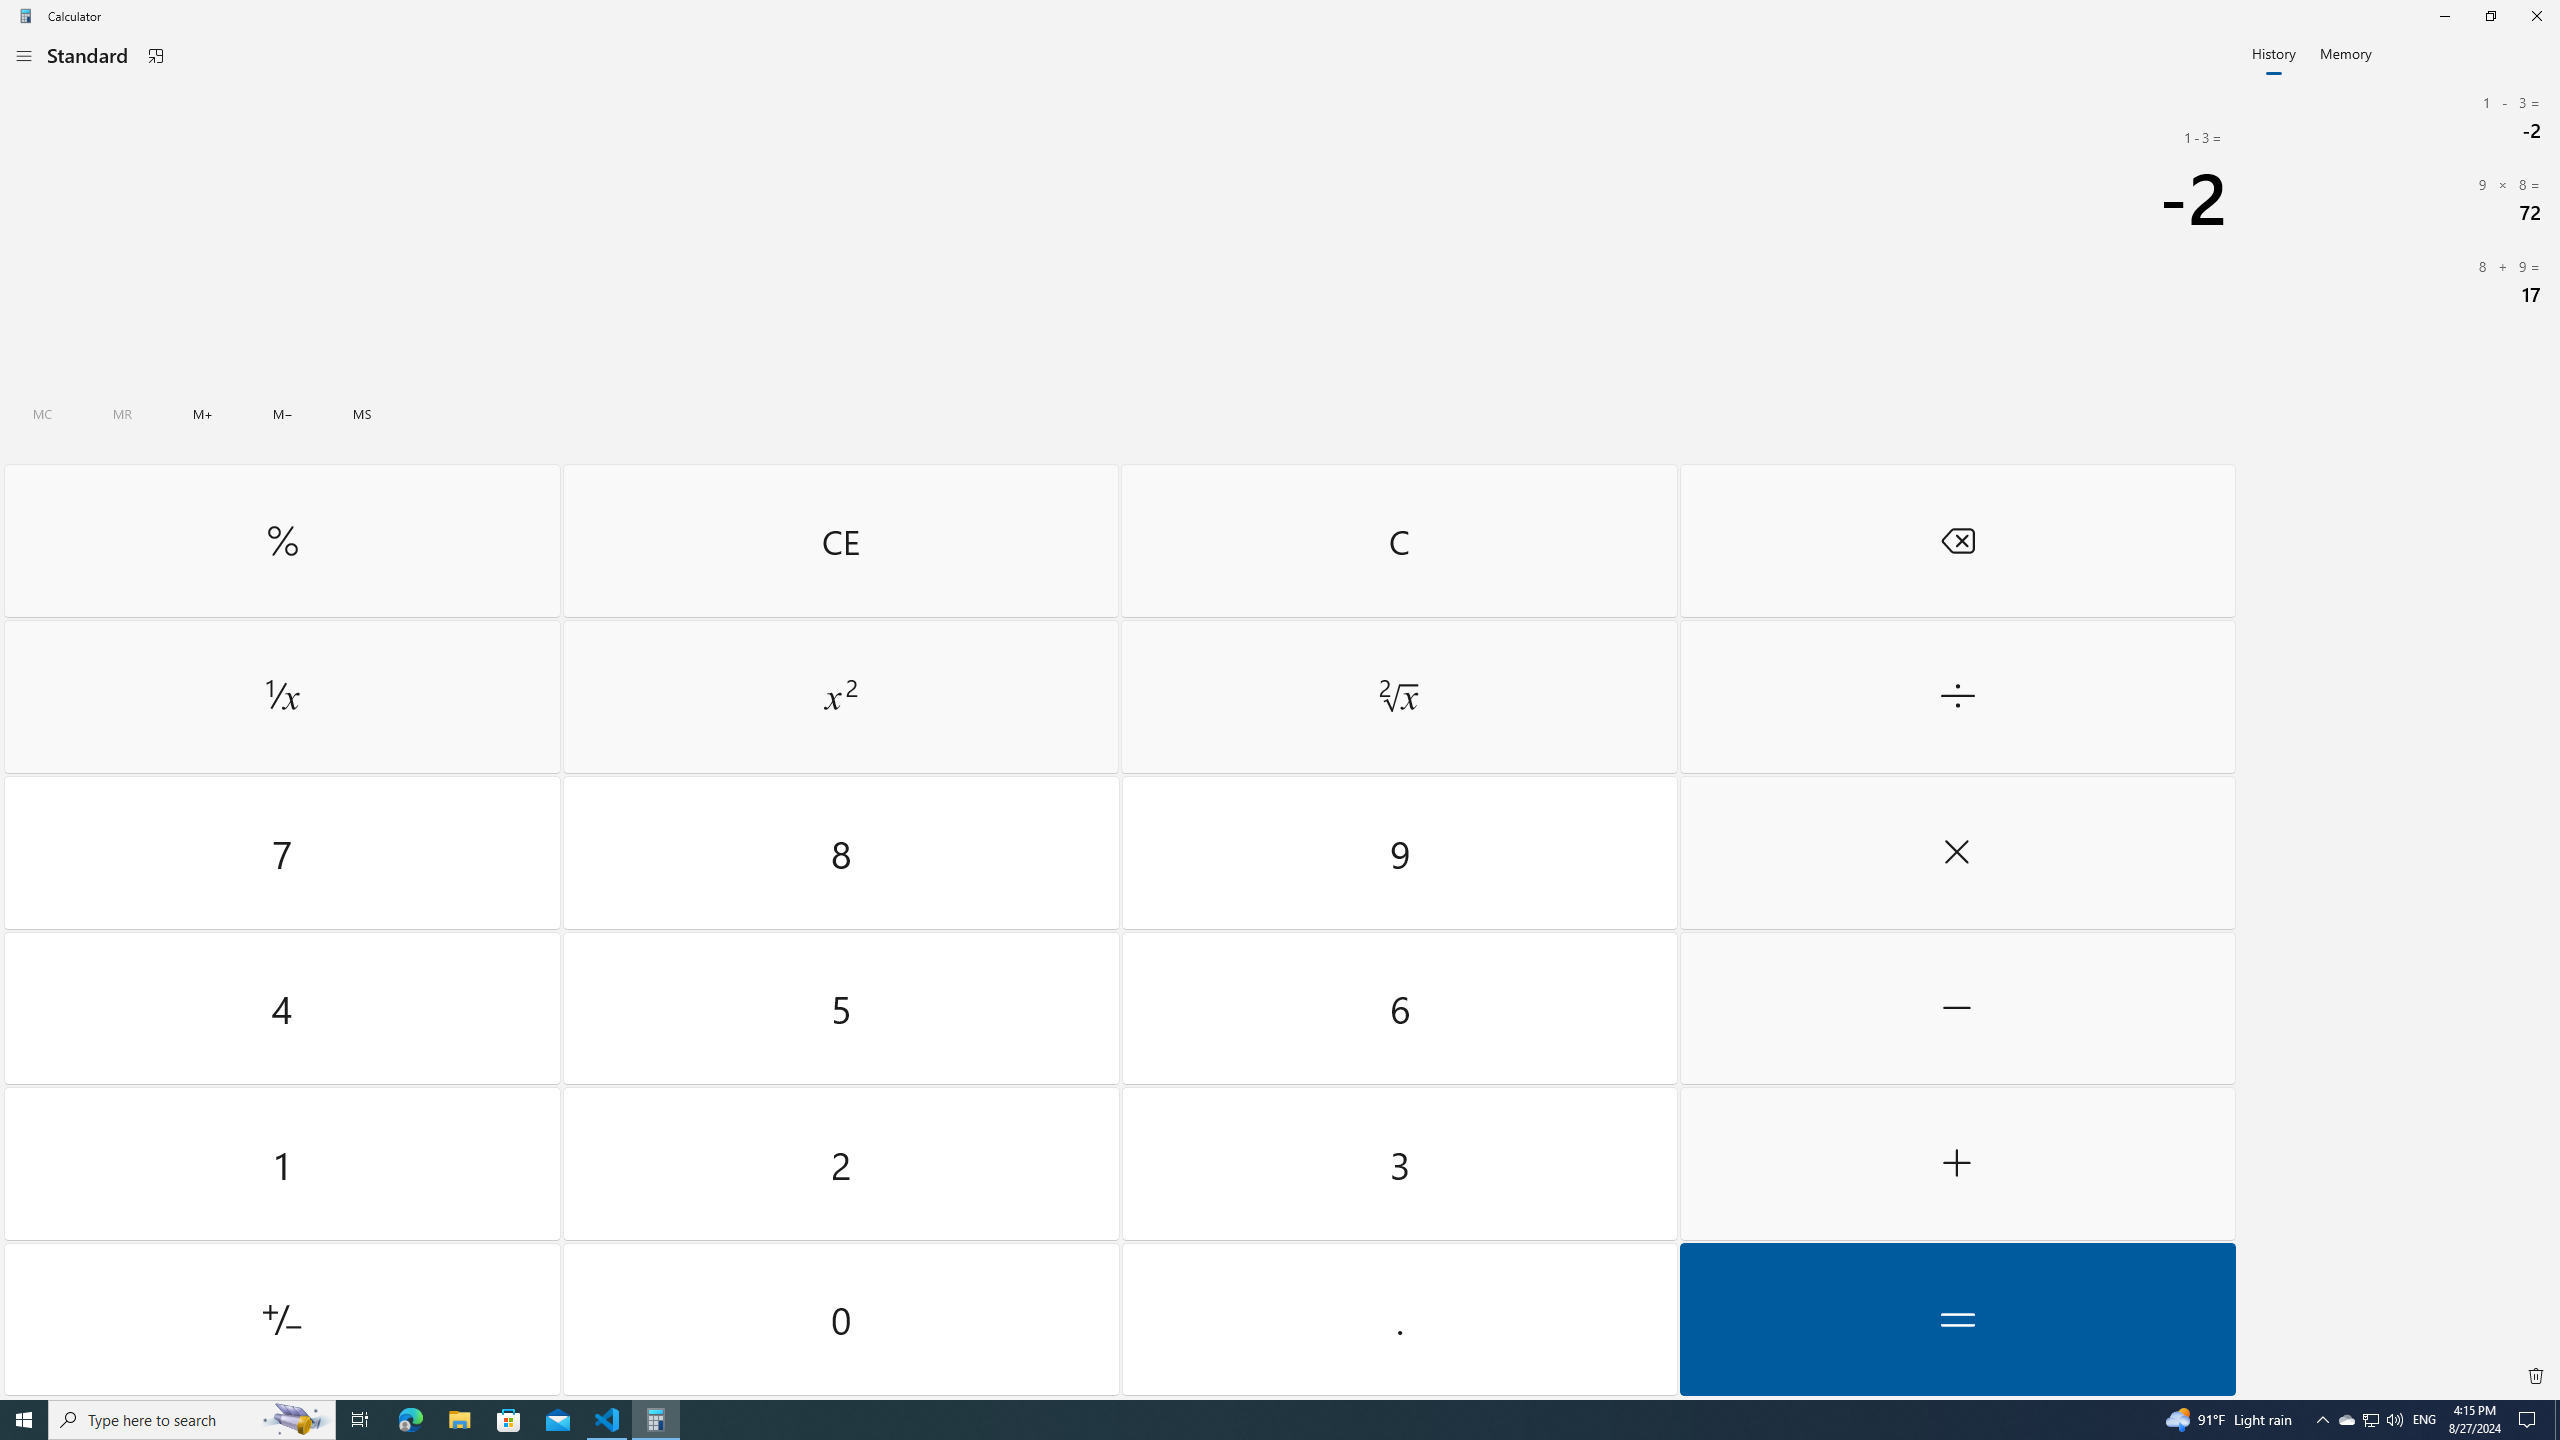  What do you see at coordinates (458, 1418) in the screenshot?
I see `'File Explorer'` at bounding box center [458, 1418].